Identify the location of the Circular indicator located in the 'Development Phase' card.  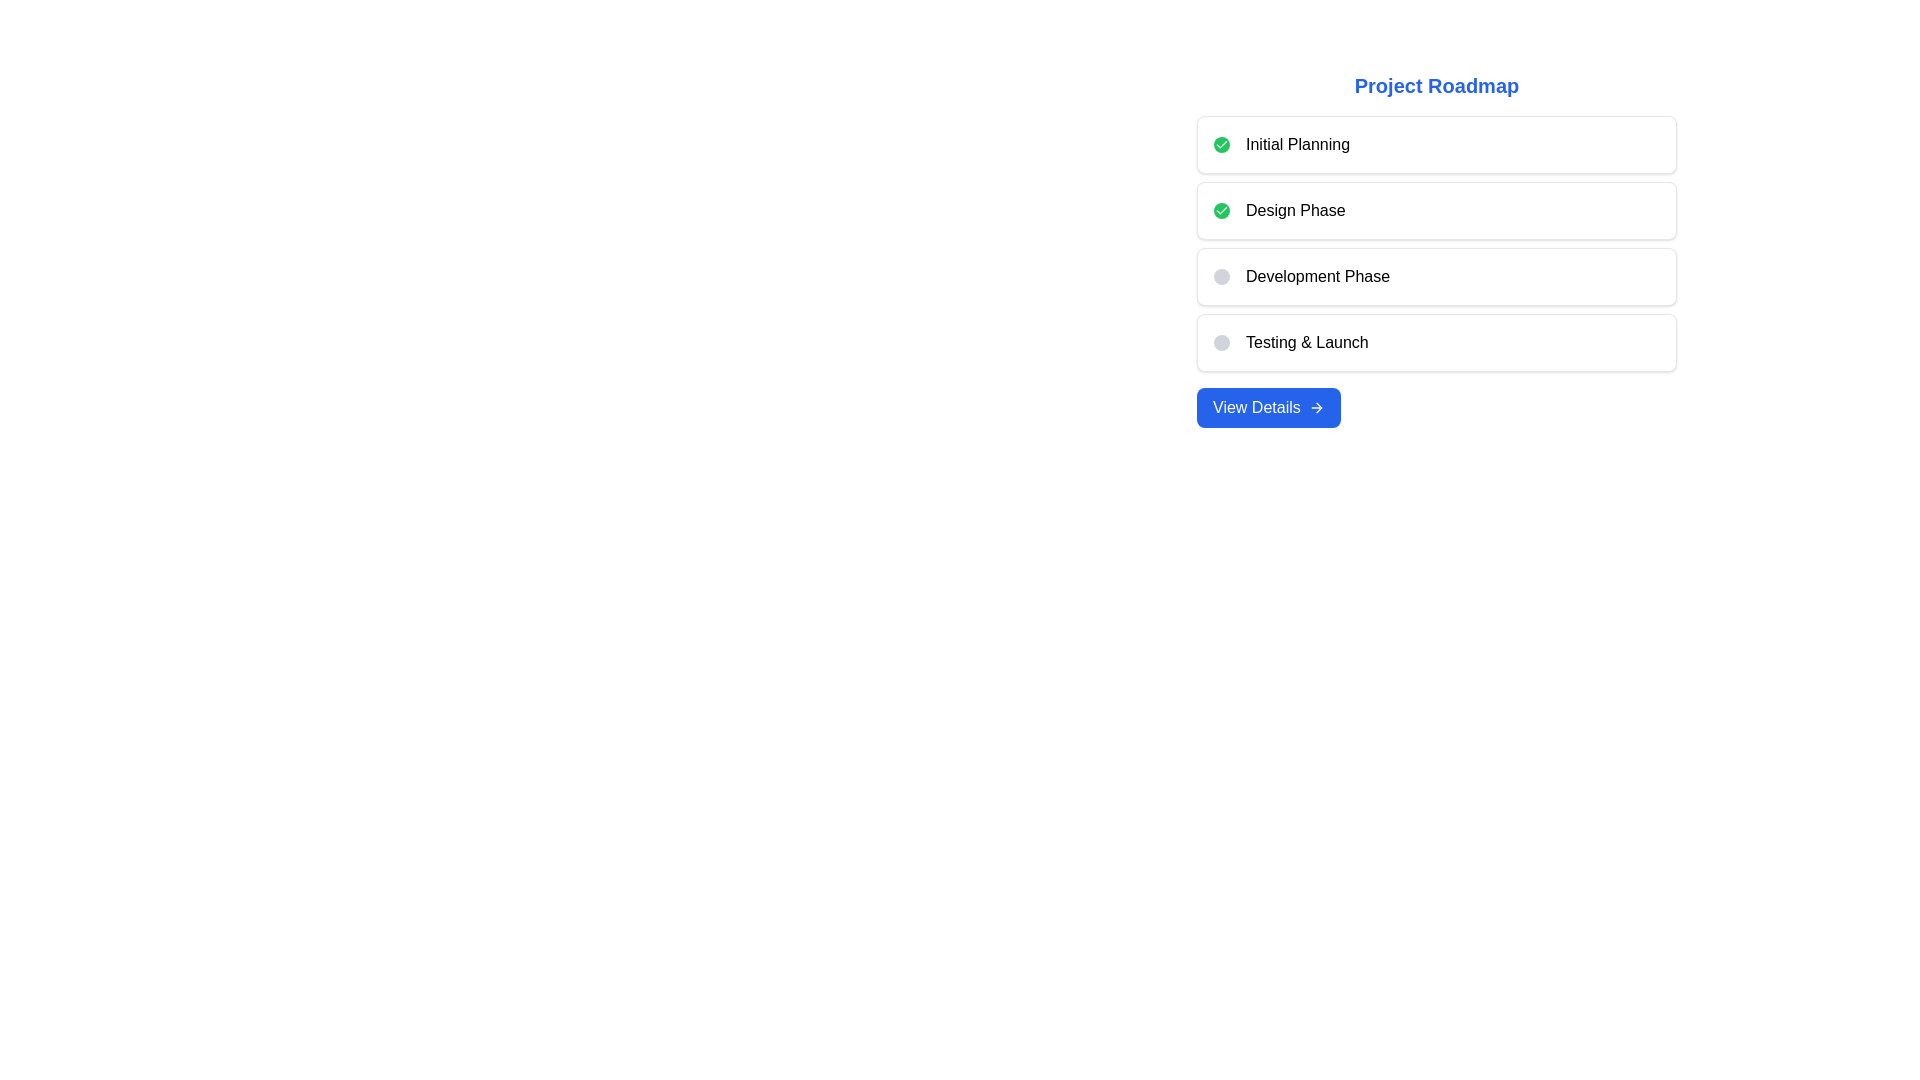
(1221, 277).